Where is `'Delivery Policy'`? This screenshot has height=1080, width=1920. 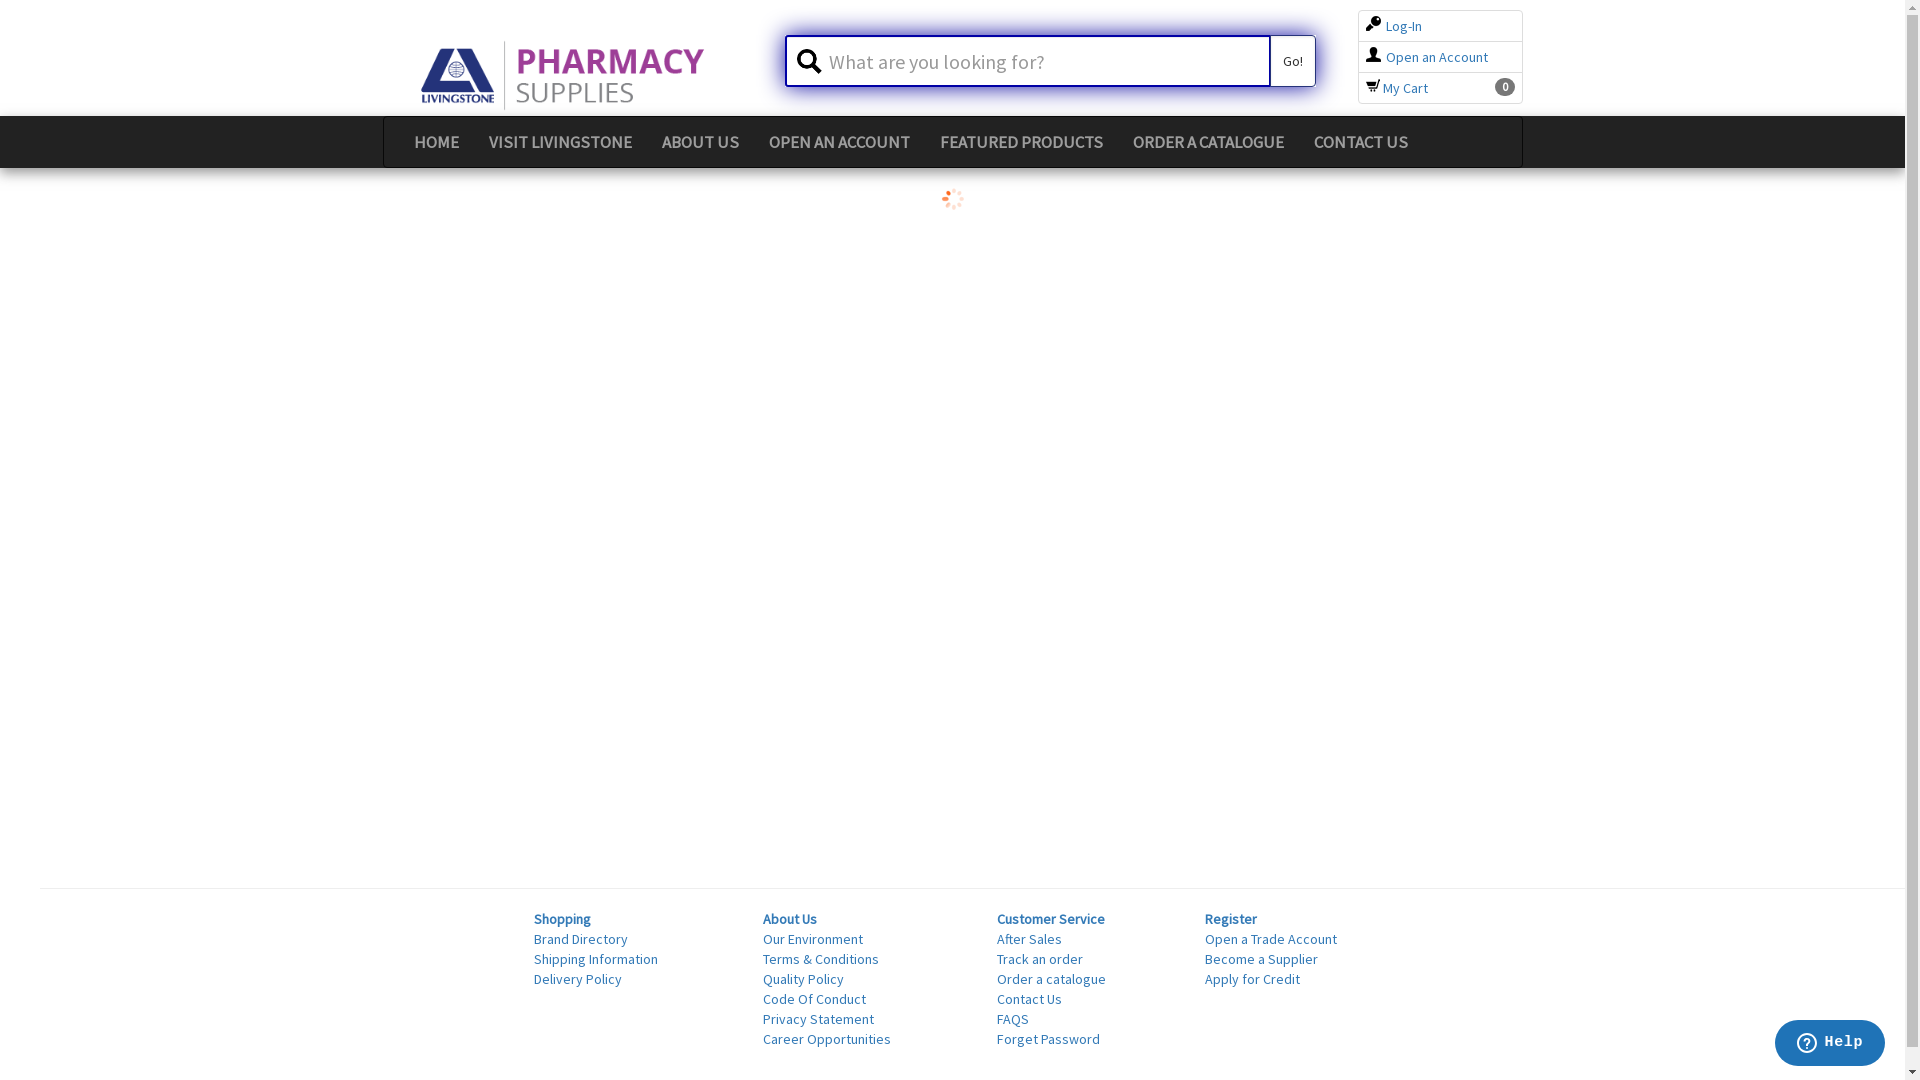 'Delivery Policy' is located at coordinates (576, 978).